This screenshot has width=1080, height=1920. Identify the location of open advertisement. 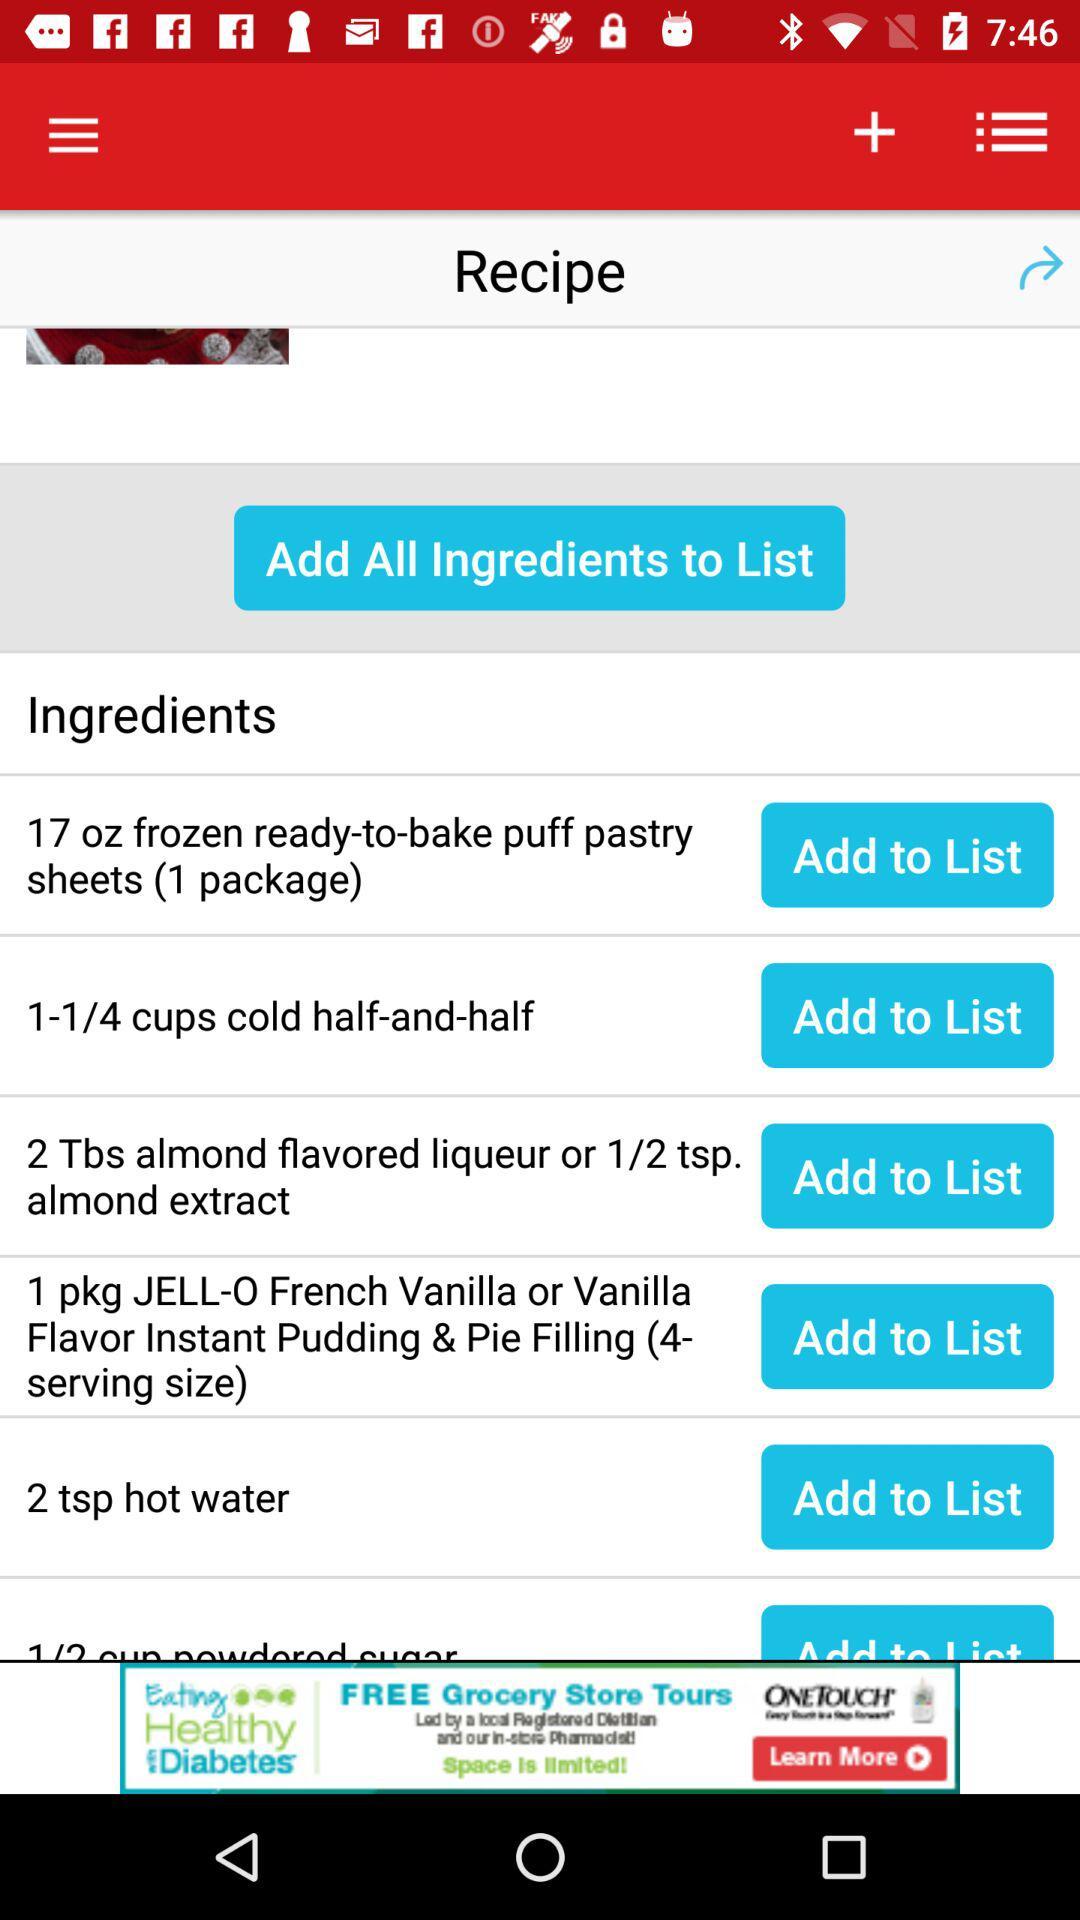
(540, 1727).